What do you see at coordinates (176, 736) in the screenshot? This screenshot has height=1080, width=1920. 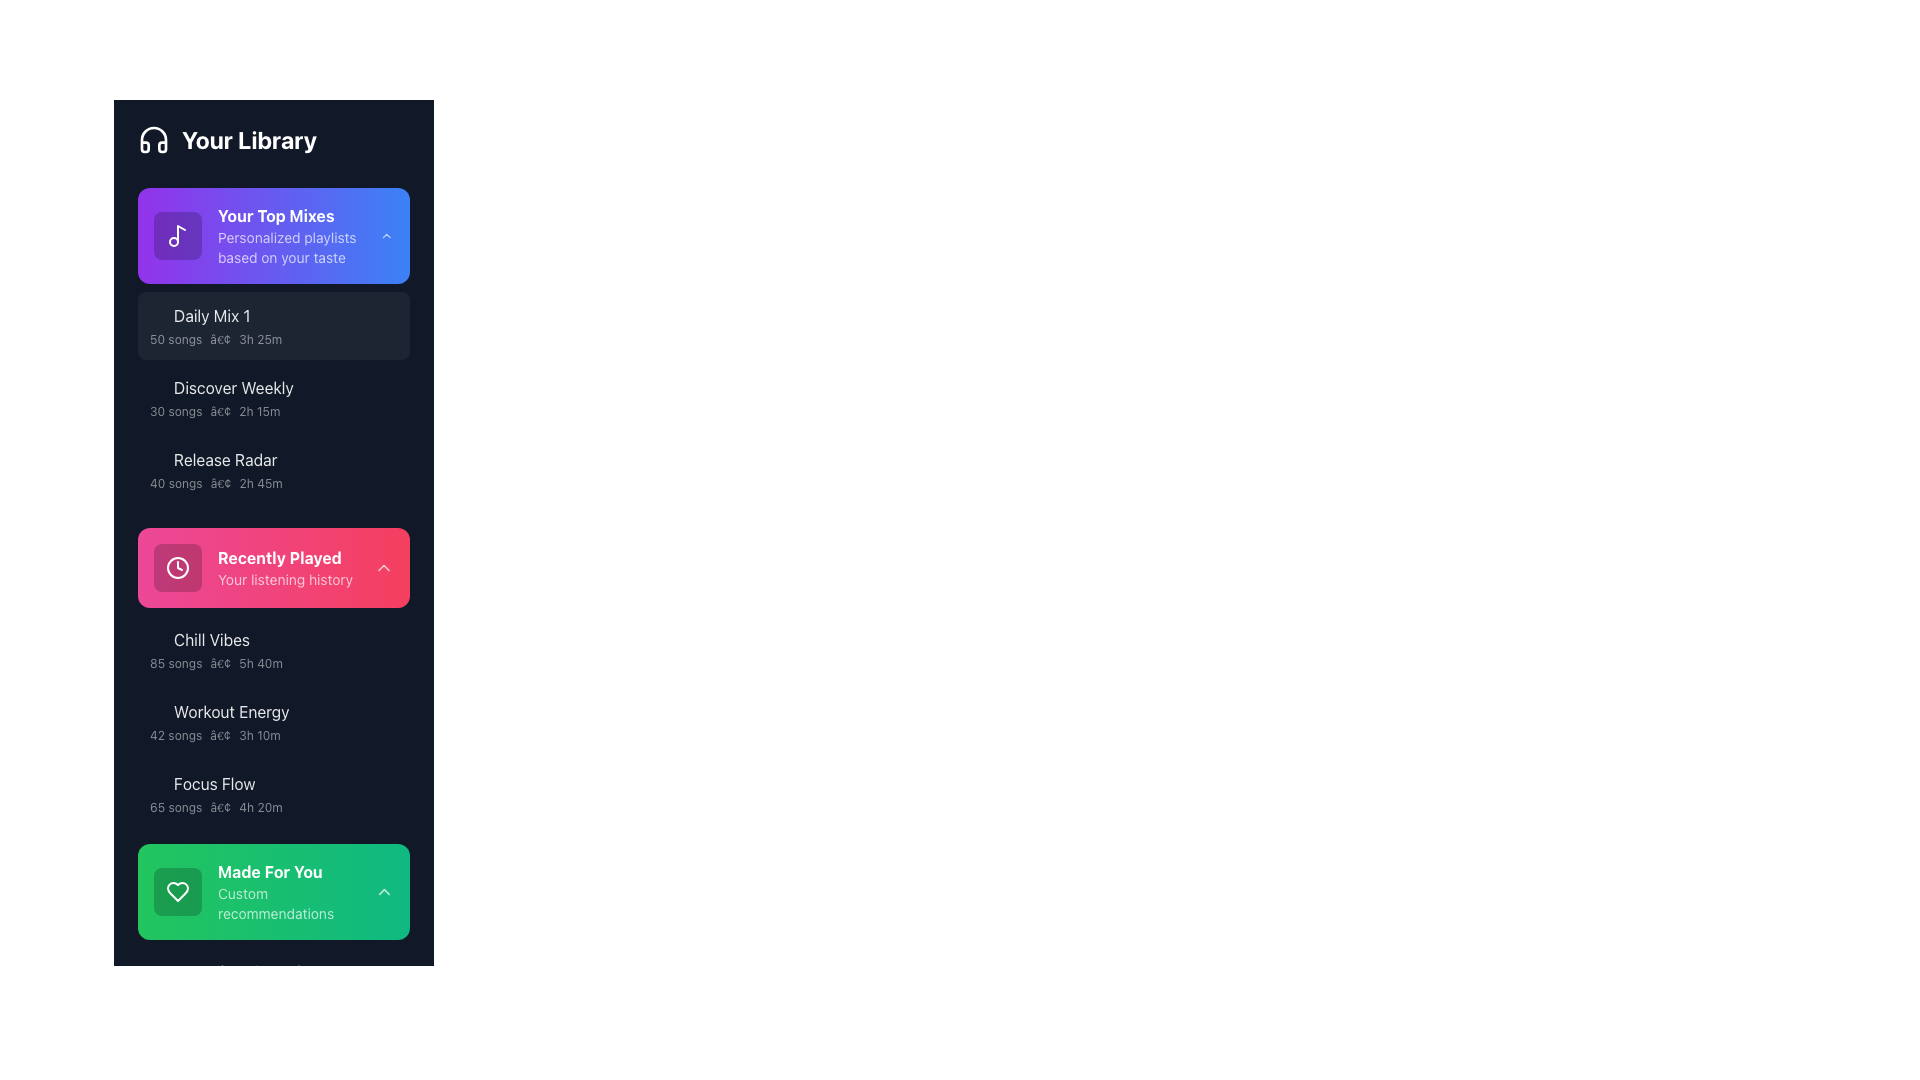 I see `the Text Label displaying '42 songs', which is a small white text with reduced opacity located below the 'Workout Energy' main entry` at bounding box center [176, 736].